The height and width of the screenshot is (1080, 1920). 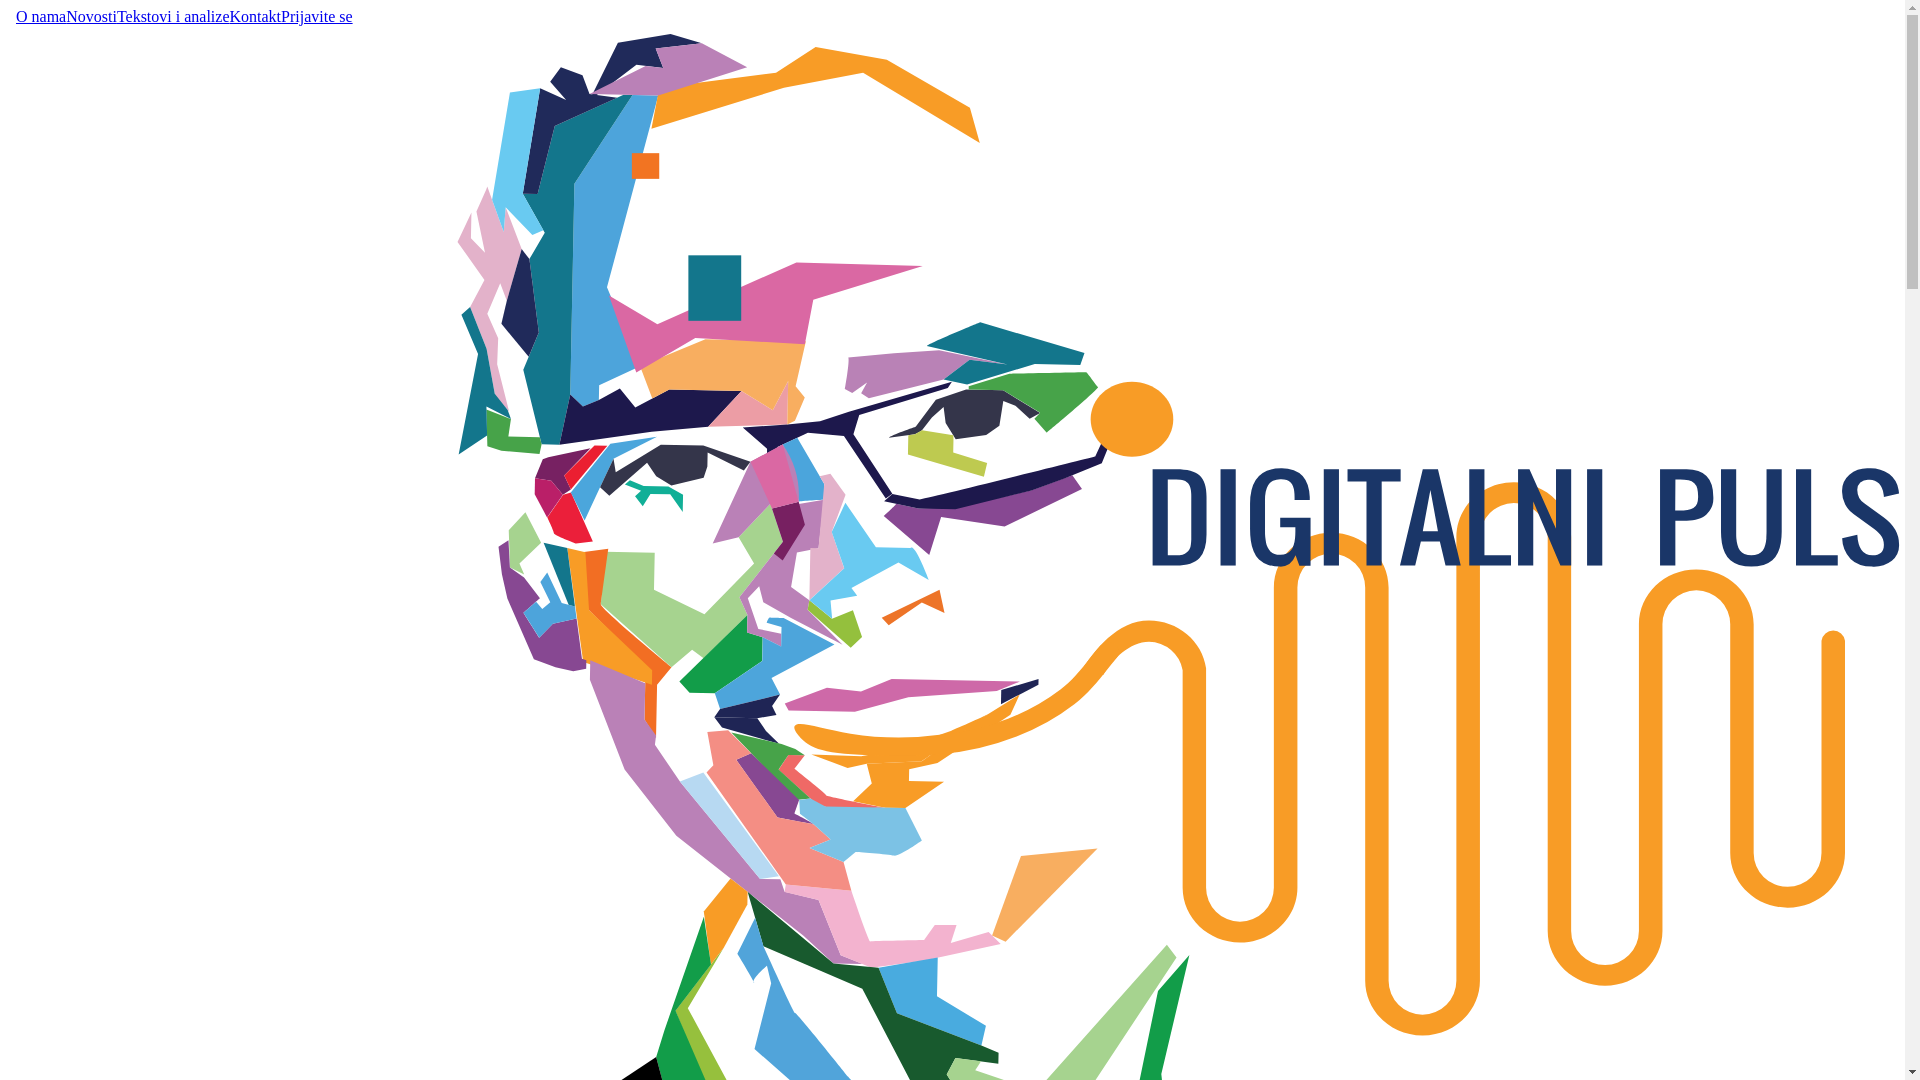 What do you see at coordinates (315, 16) in the screenshot?
I see `'Prijavite se'` at bounding box center [315, 16].